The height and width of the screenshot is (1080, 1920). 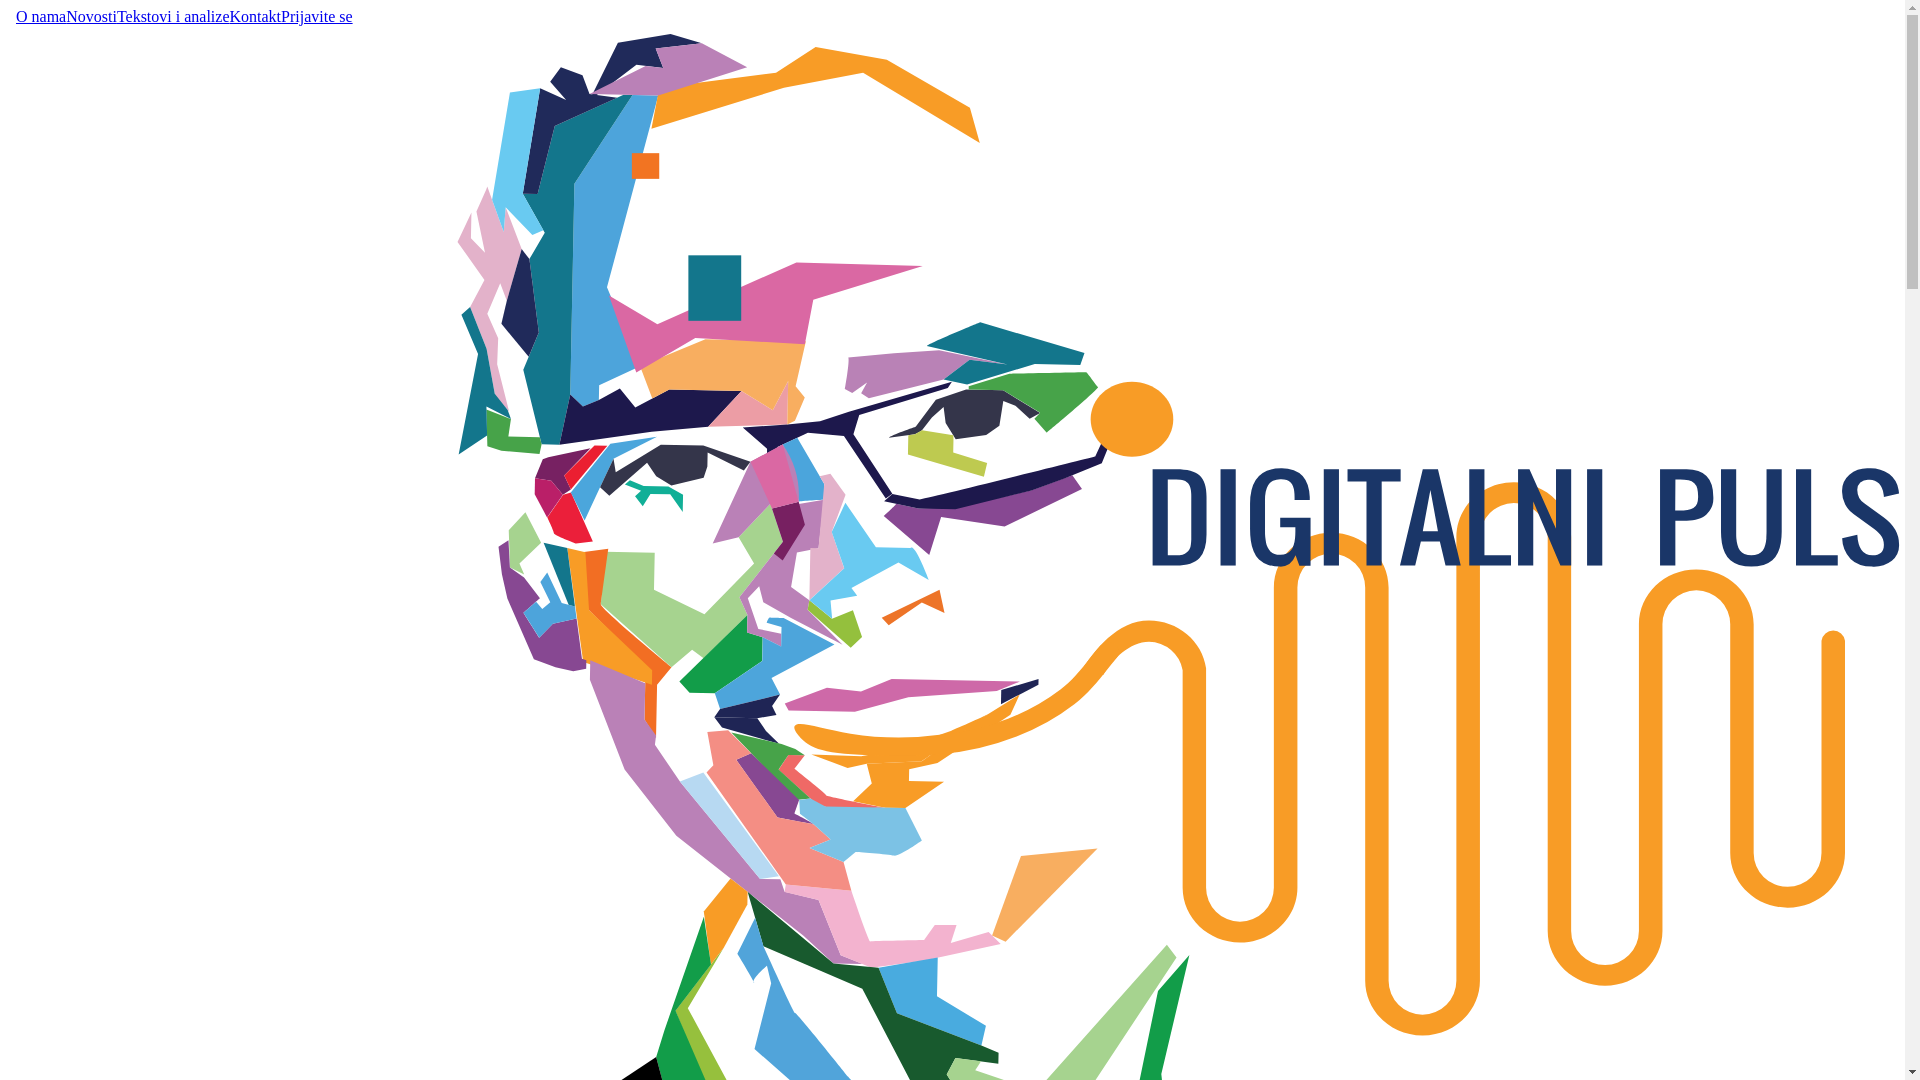 What do you see at coordinates (315, 16) in the screenshot?
I see `'Prijavite se'` at bounding box center [315, 16].